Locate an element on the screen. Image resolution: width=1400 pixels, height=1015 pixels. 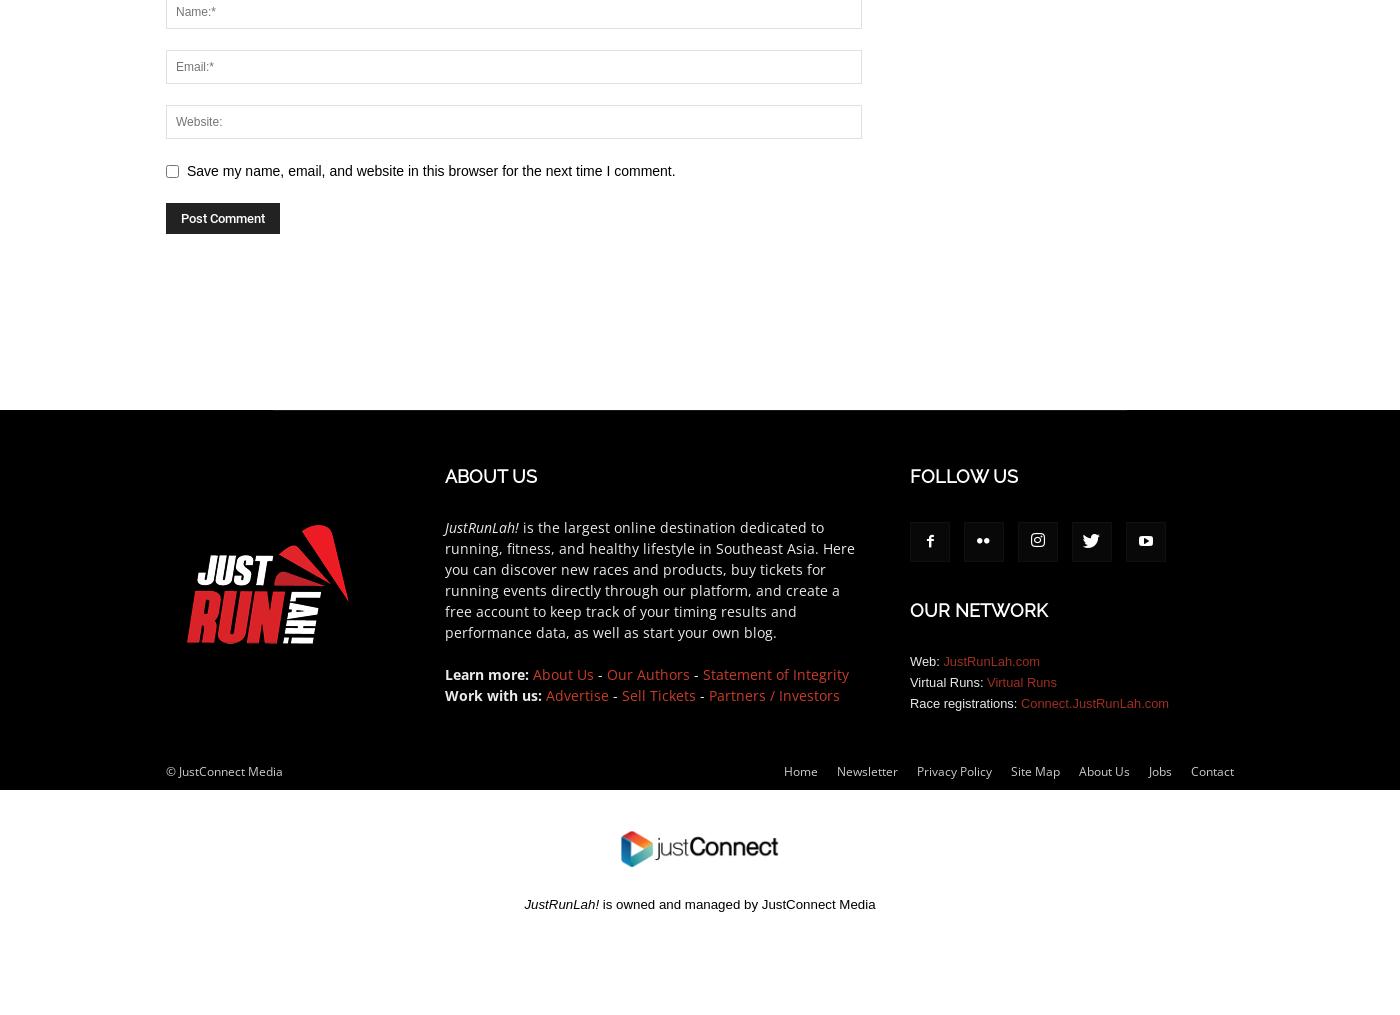
'OUR NETWORK' is located at coordinates (979, 609).